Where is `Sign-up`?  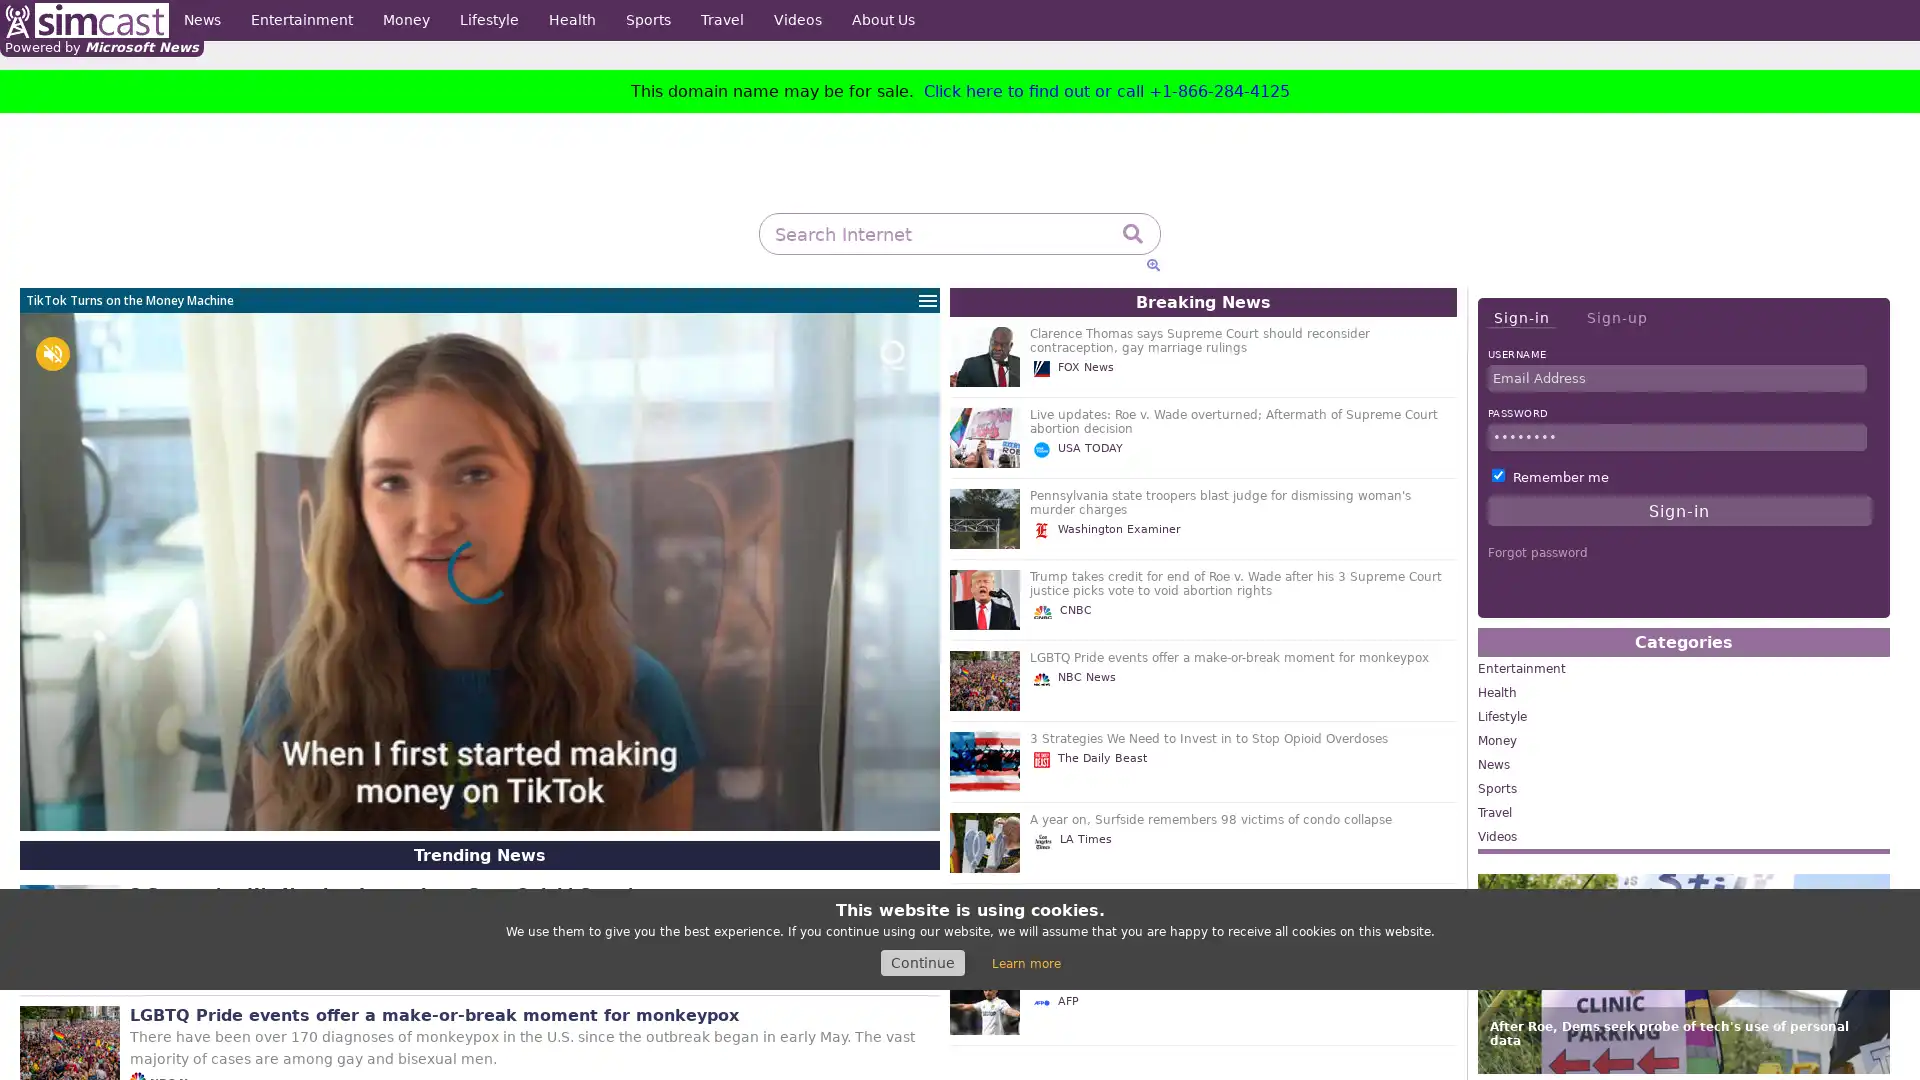
Sign-up is located at coordinates (1616, 316).